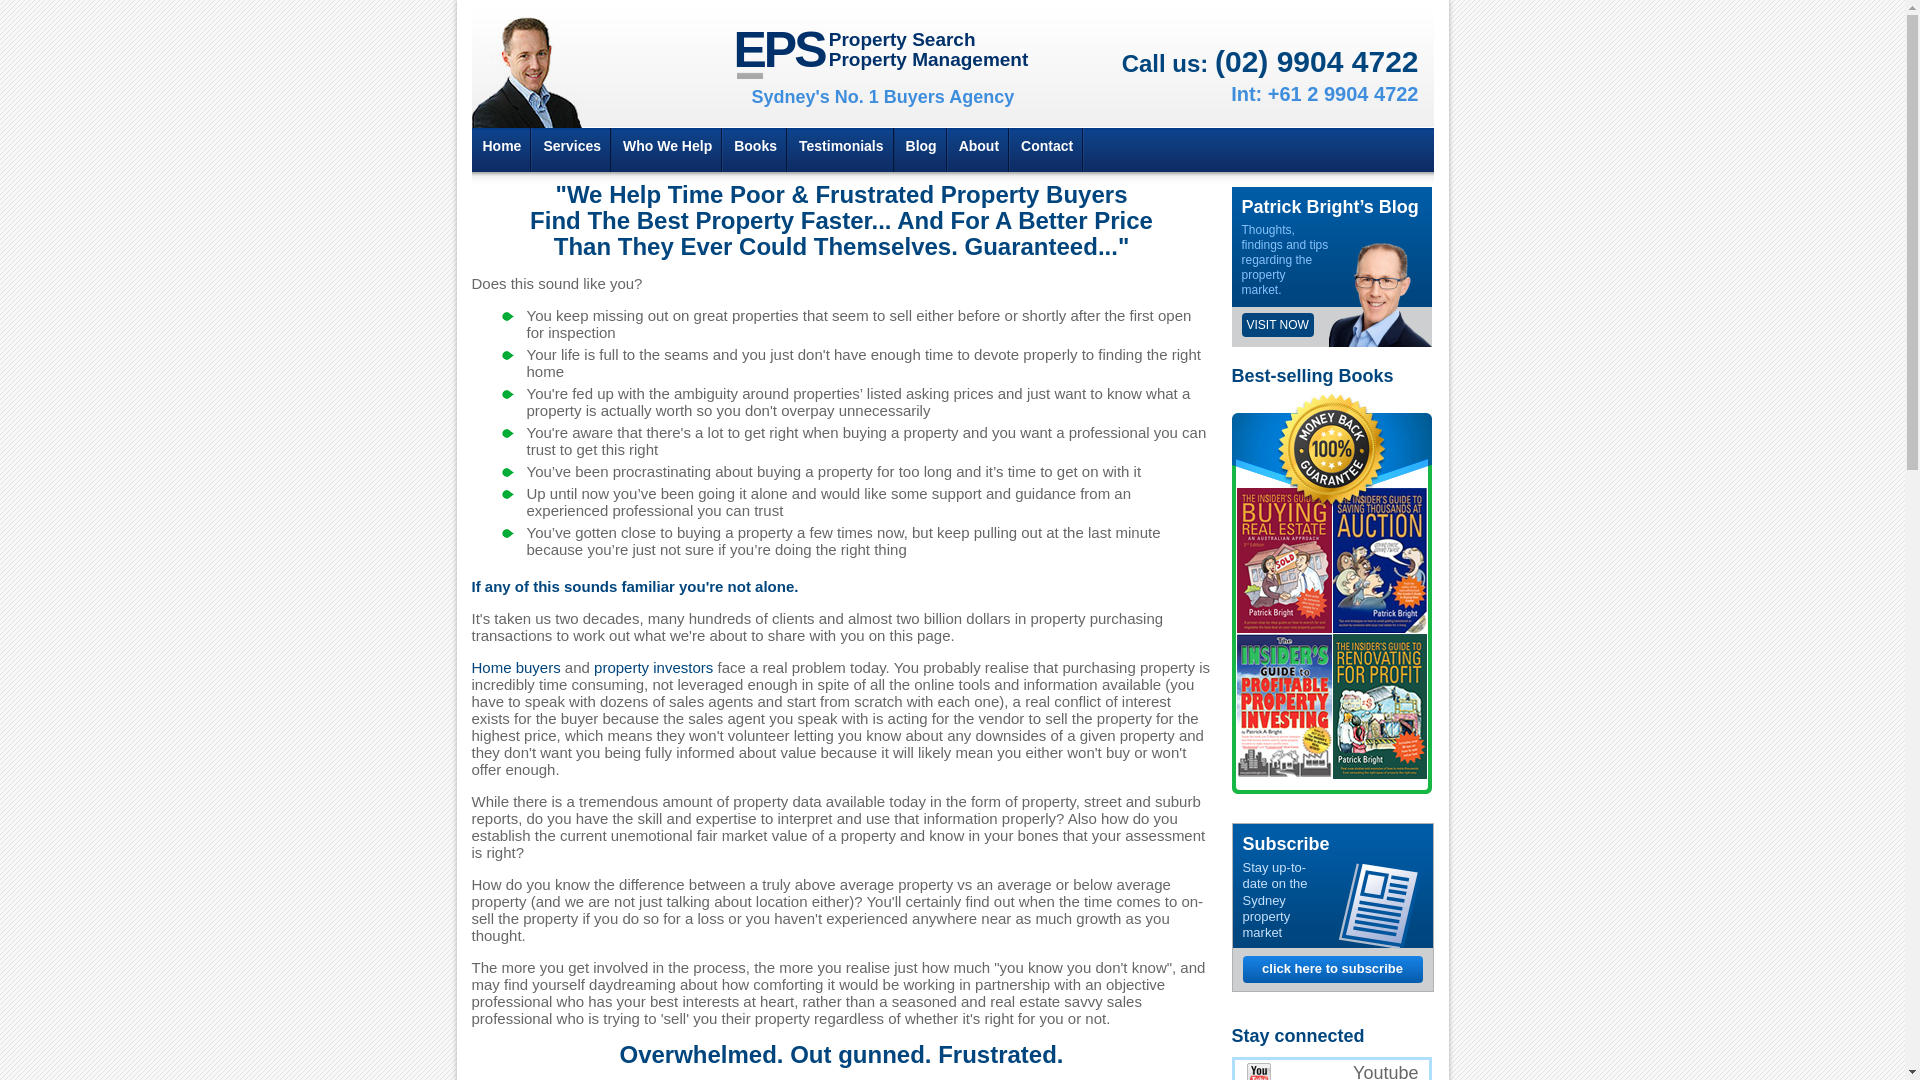 The width and height of the screenshot is (1920, 1080). I want to click on 'Who We Help', so click(667, 149).